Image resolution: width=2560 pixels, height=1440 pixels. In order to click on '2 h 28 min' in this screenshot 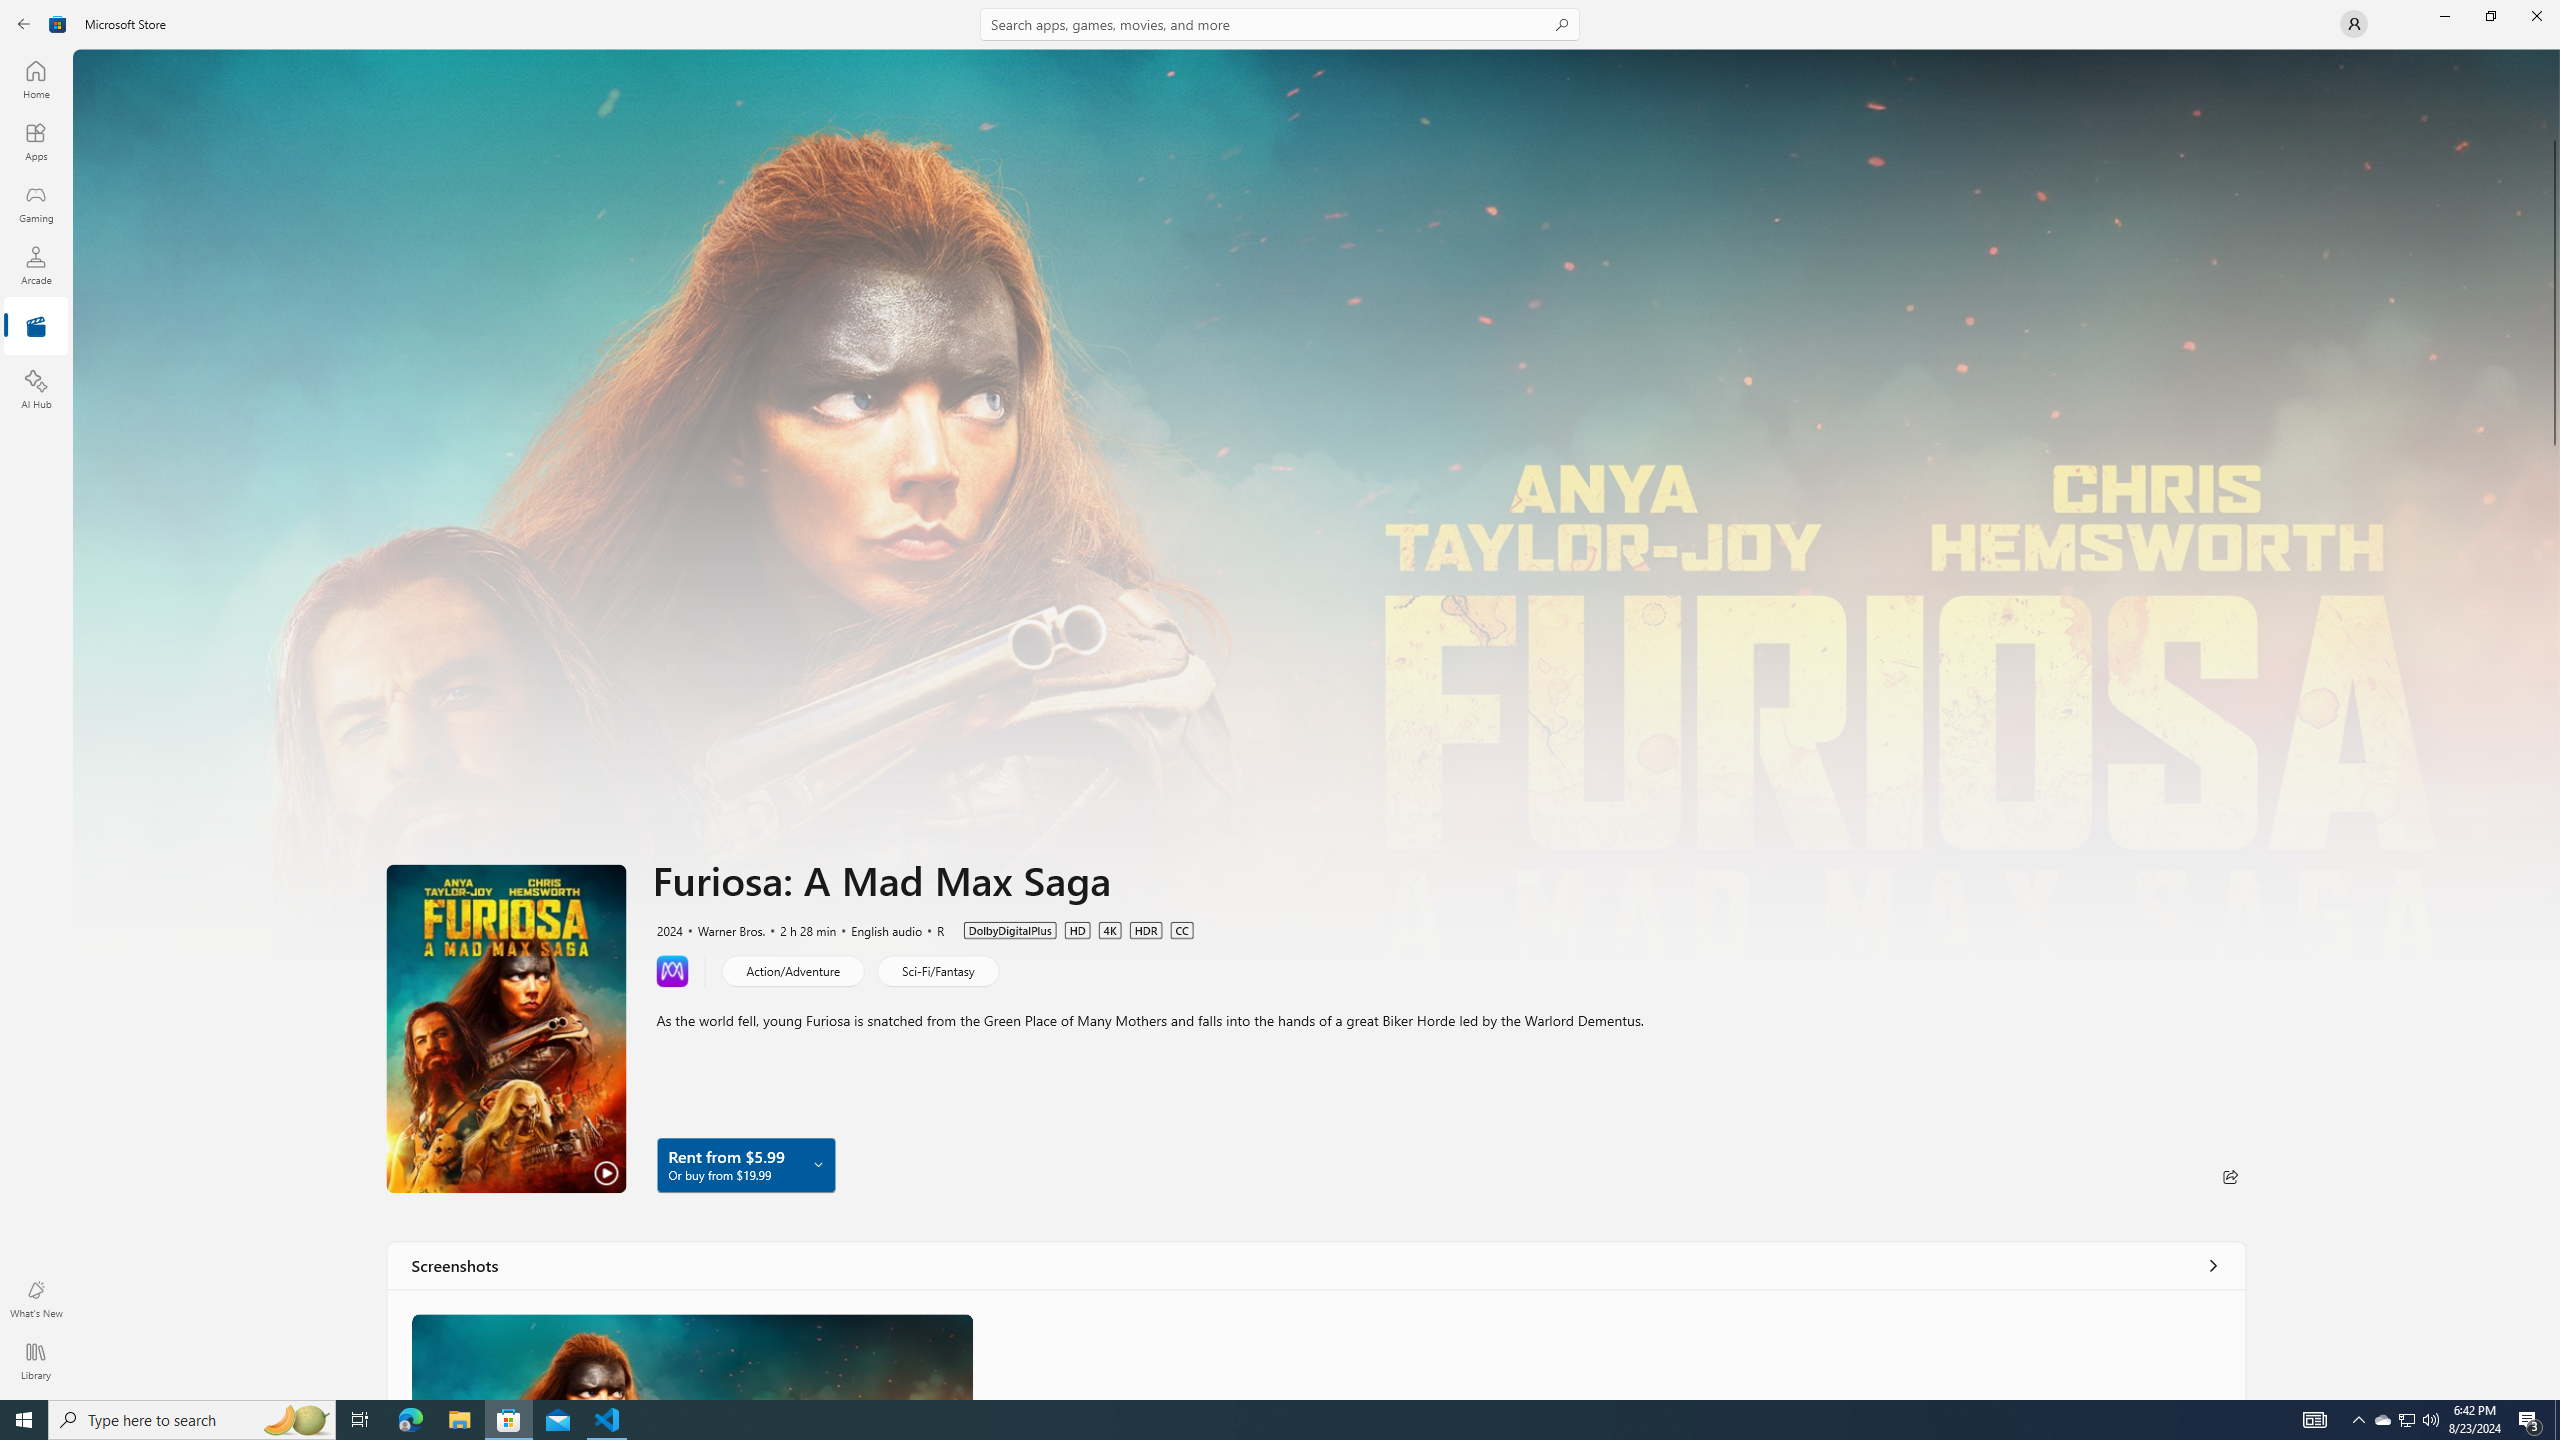, I will do `click(798, 928)`.